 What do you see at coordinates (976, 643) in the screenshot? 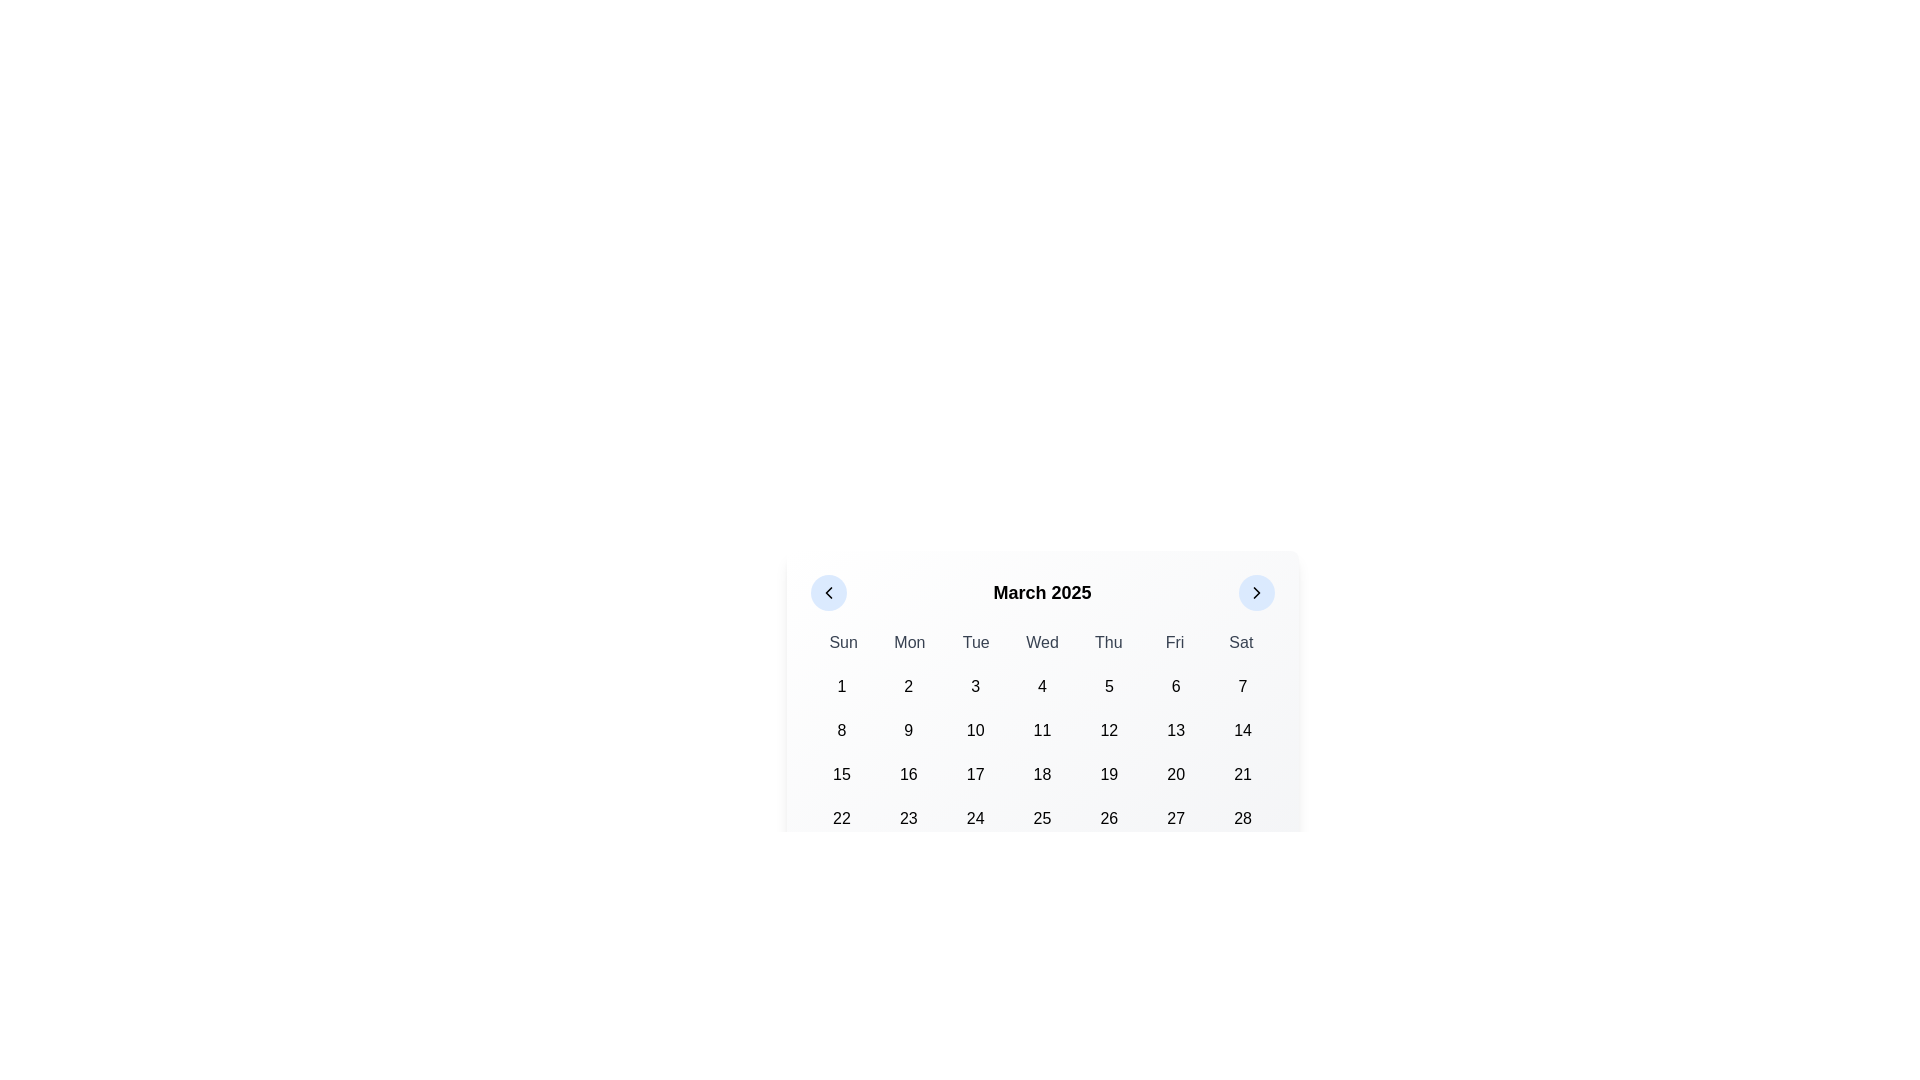
I see `the text label displaying 'Tue', which is the third item in a horizontal sequence of day abbreviations within a compact calendar interface` at bounding box center [976, 643].